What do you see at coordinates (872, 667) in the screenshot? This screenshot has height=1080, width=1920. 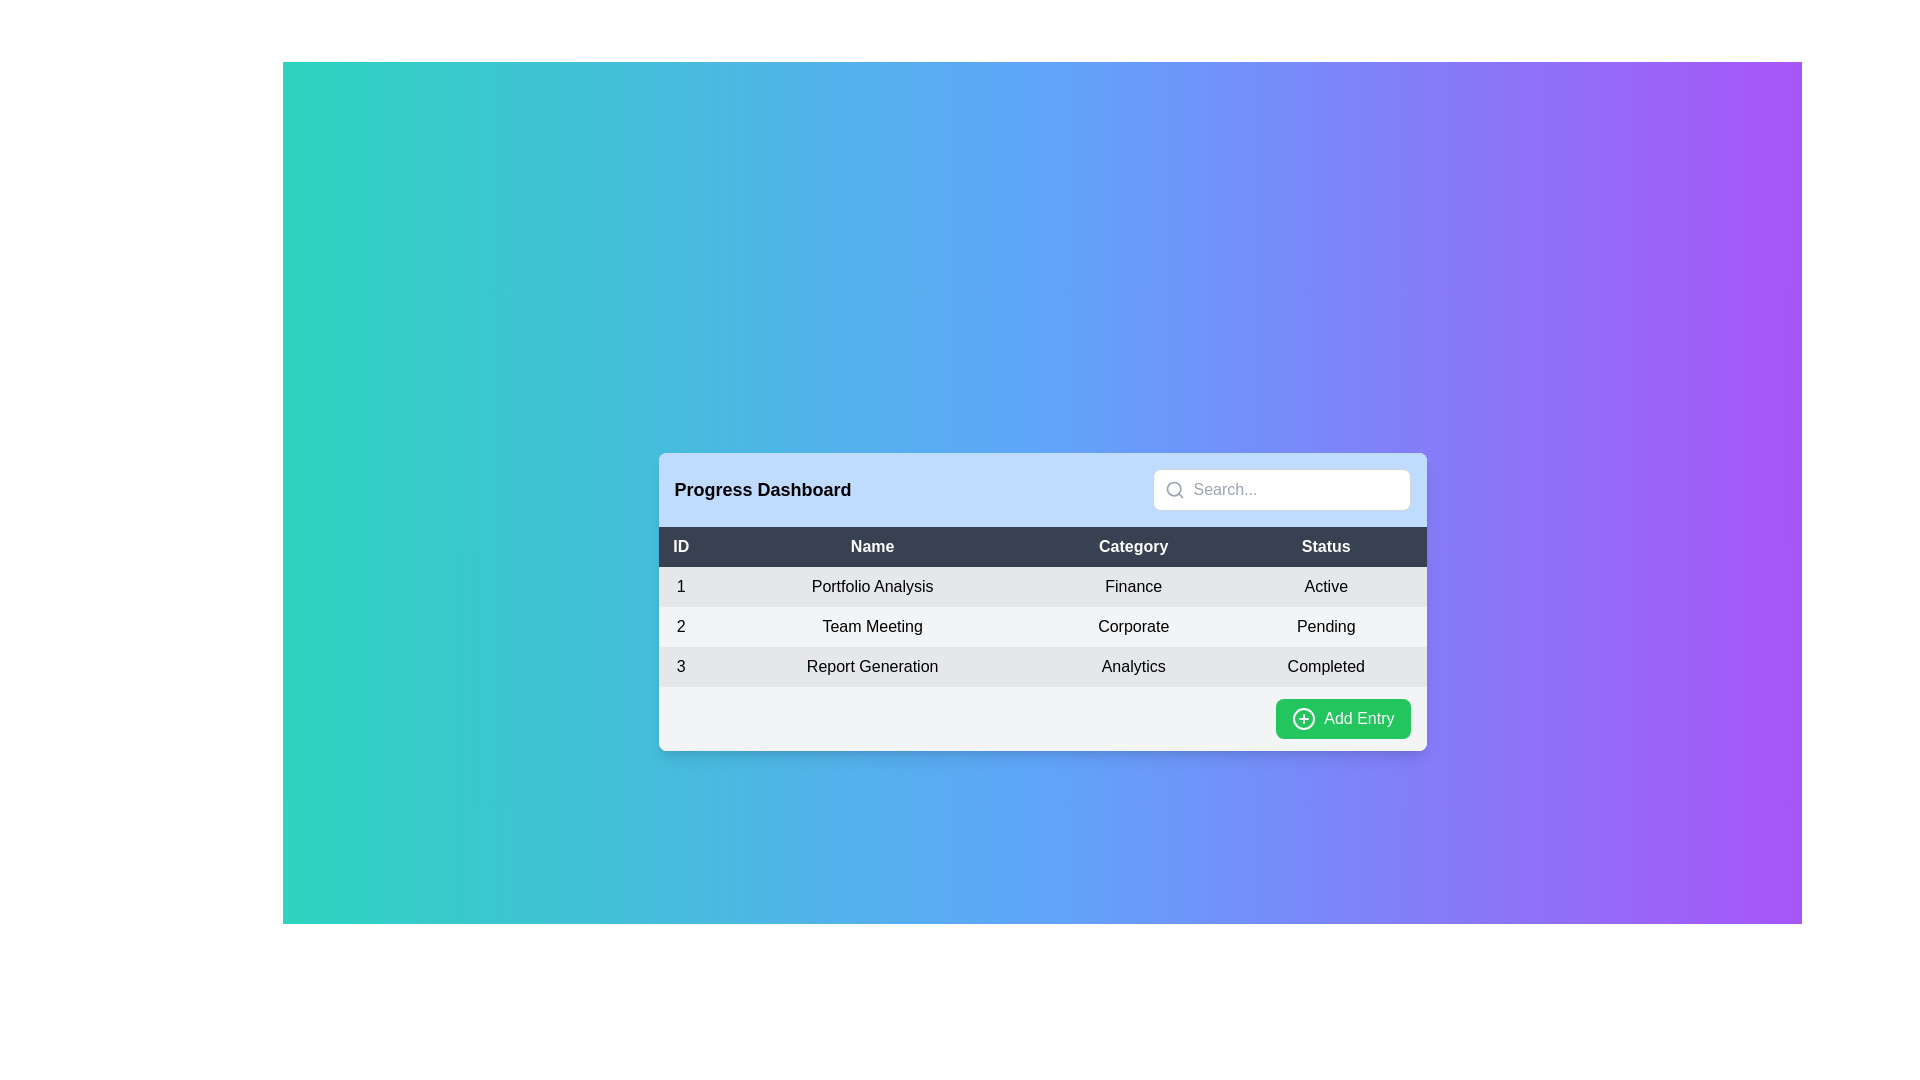 I see `the text label displaying 'Report Generation' in the 'Progress Dashboard' table, which is located in the 'Name' column of the third row` at bounding box center [872, 667].